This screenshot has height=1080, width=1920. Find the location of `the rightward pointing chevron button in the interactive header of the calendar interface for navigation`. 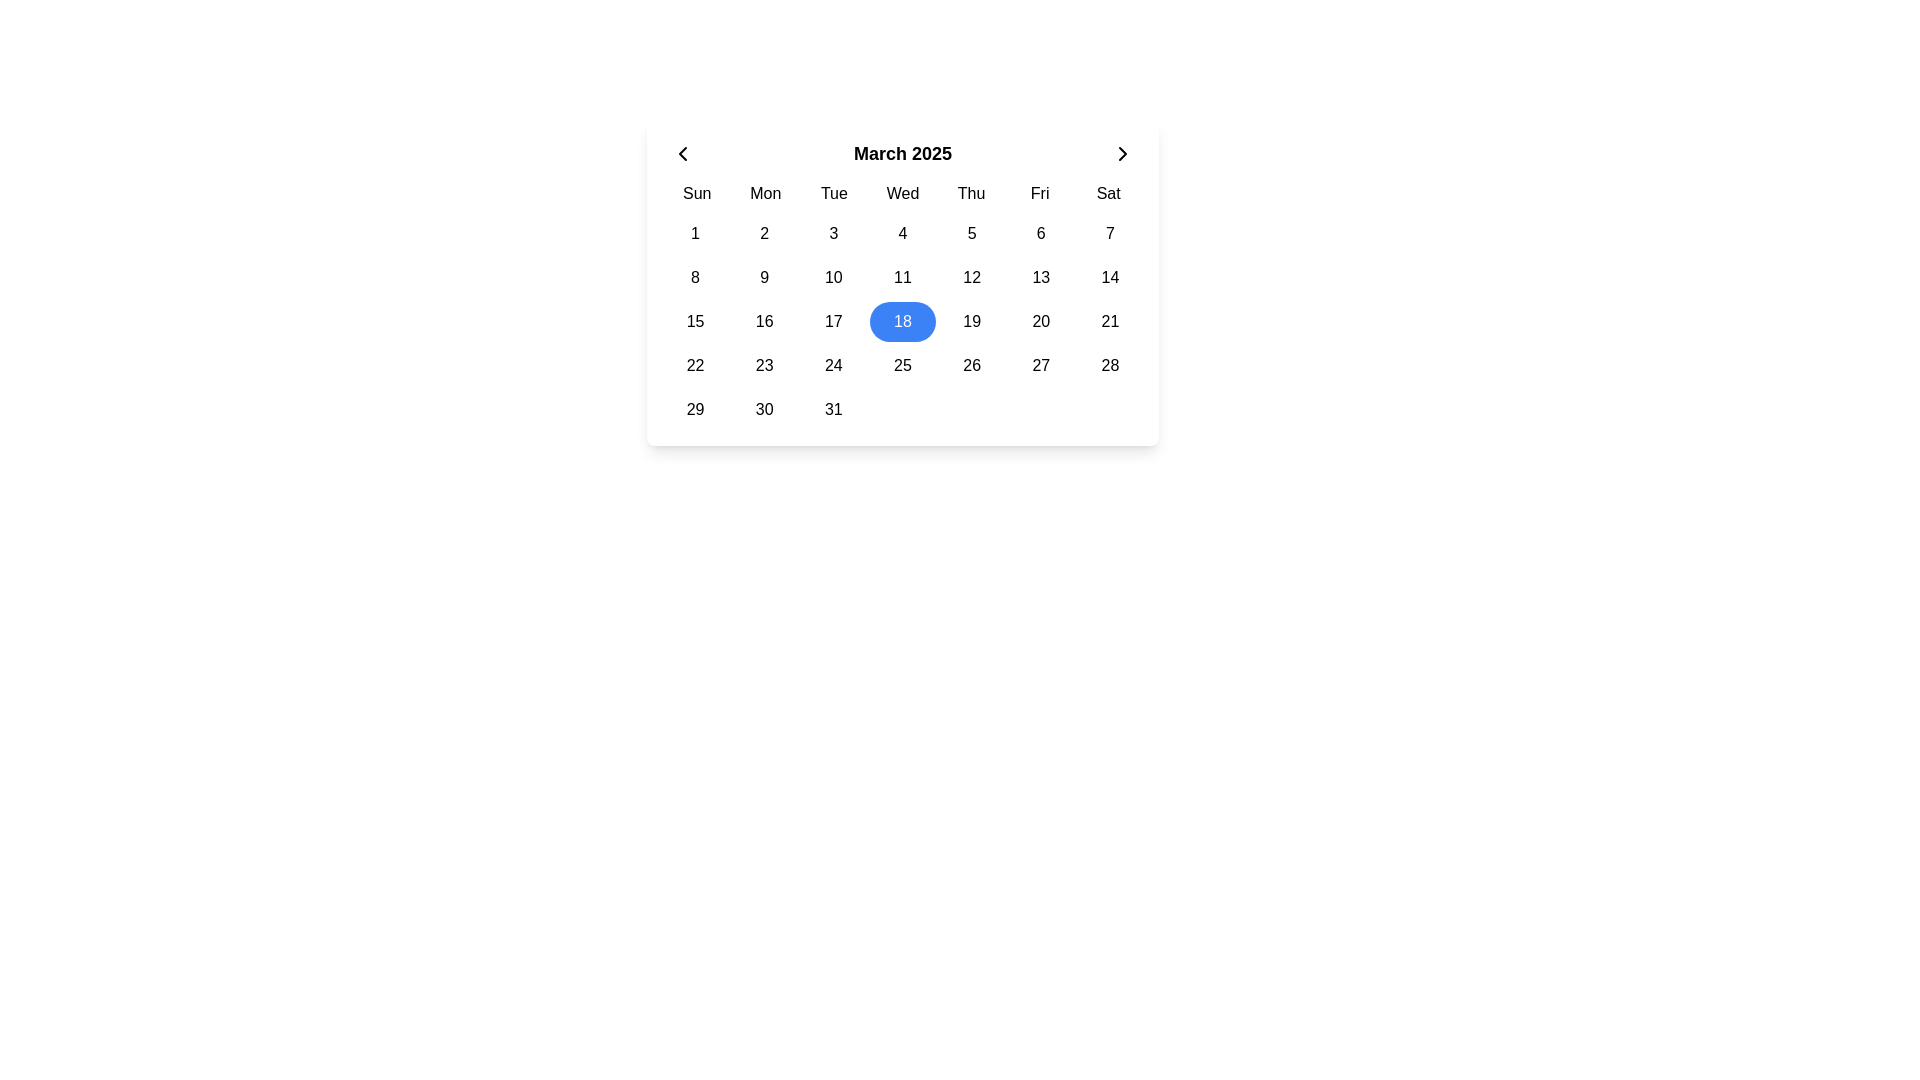

the rightward pointing chevron button in the interactive header of the calendar interface for navigation is located at coordinates (1123, 153).